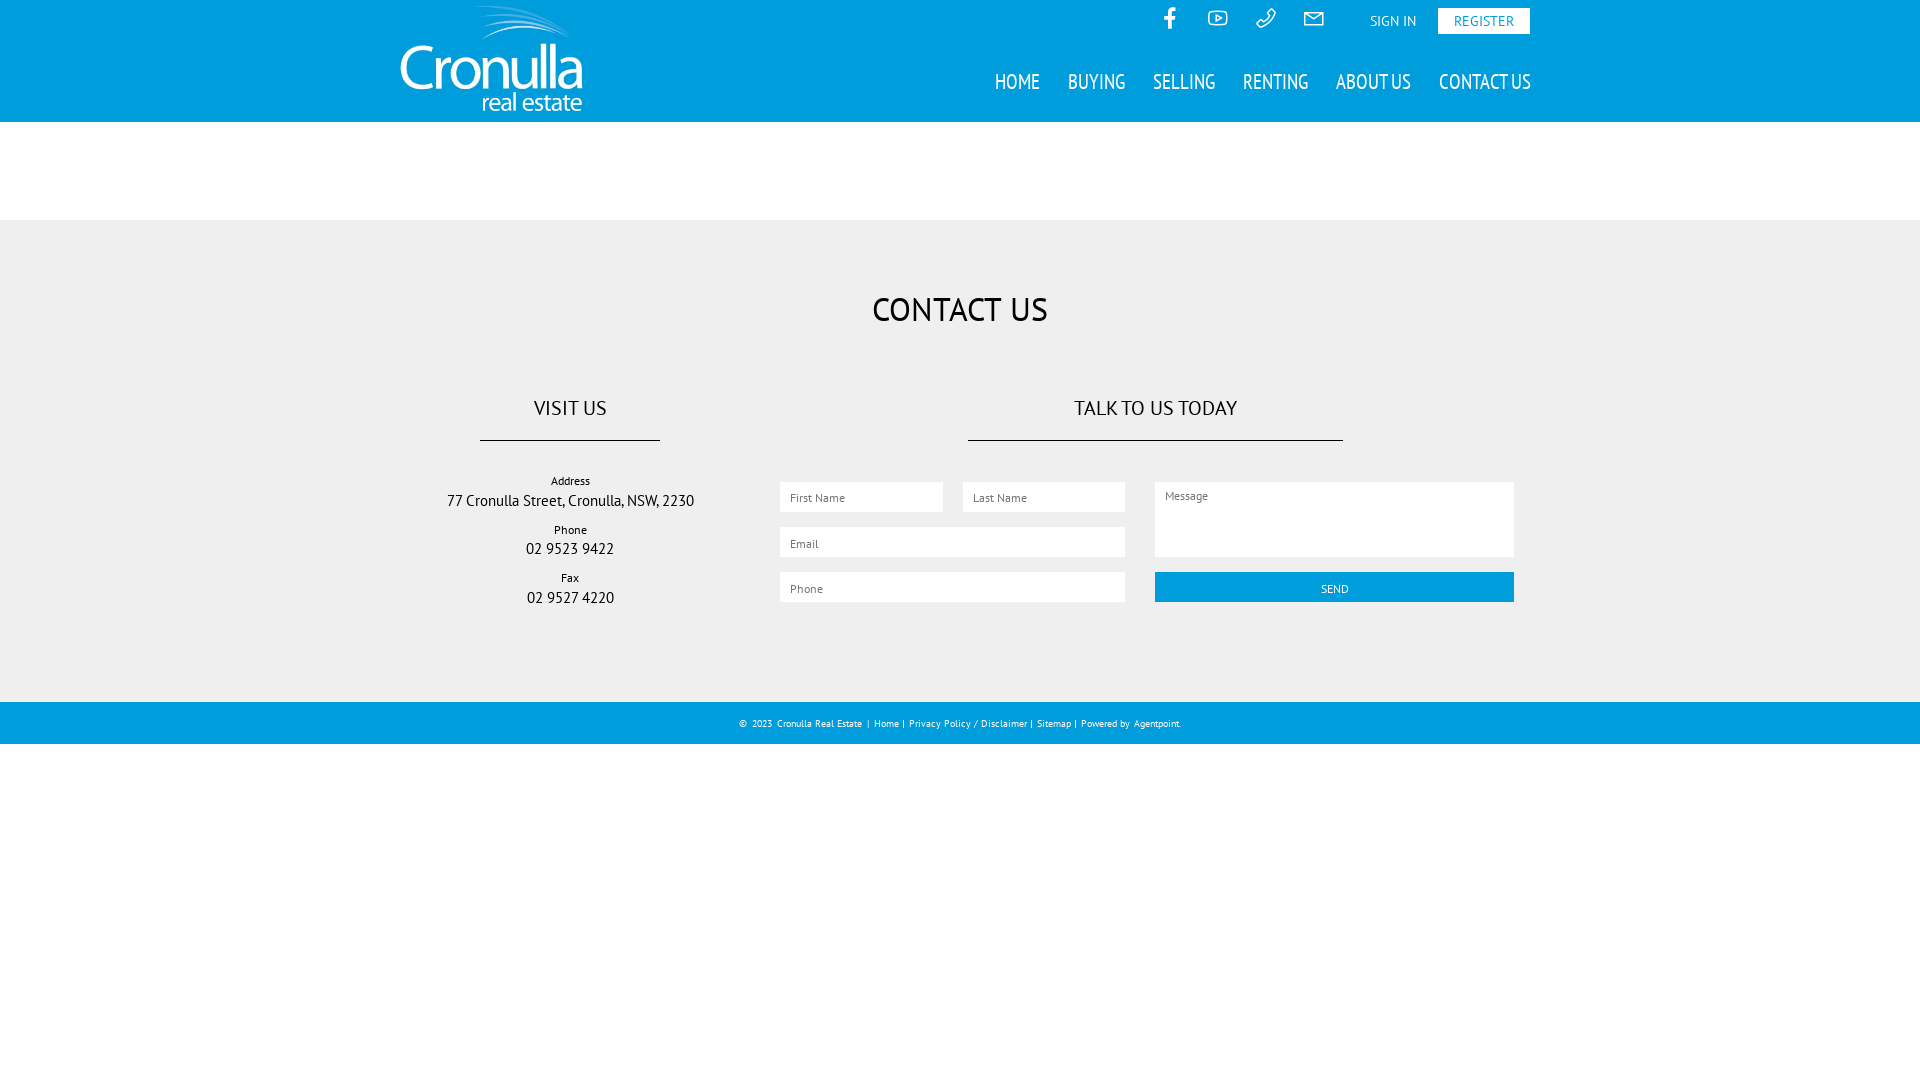 Image resolution: width=1920 pixels, height=1080 pixels. What do you see at coordinates (569, 548) in the screenshot?
I see `'02 9523 9422'` at bounding box center [569, 548].